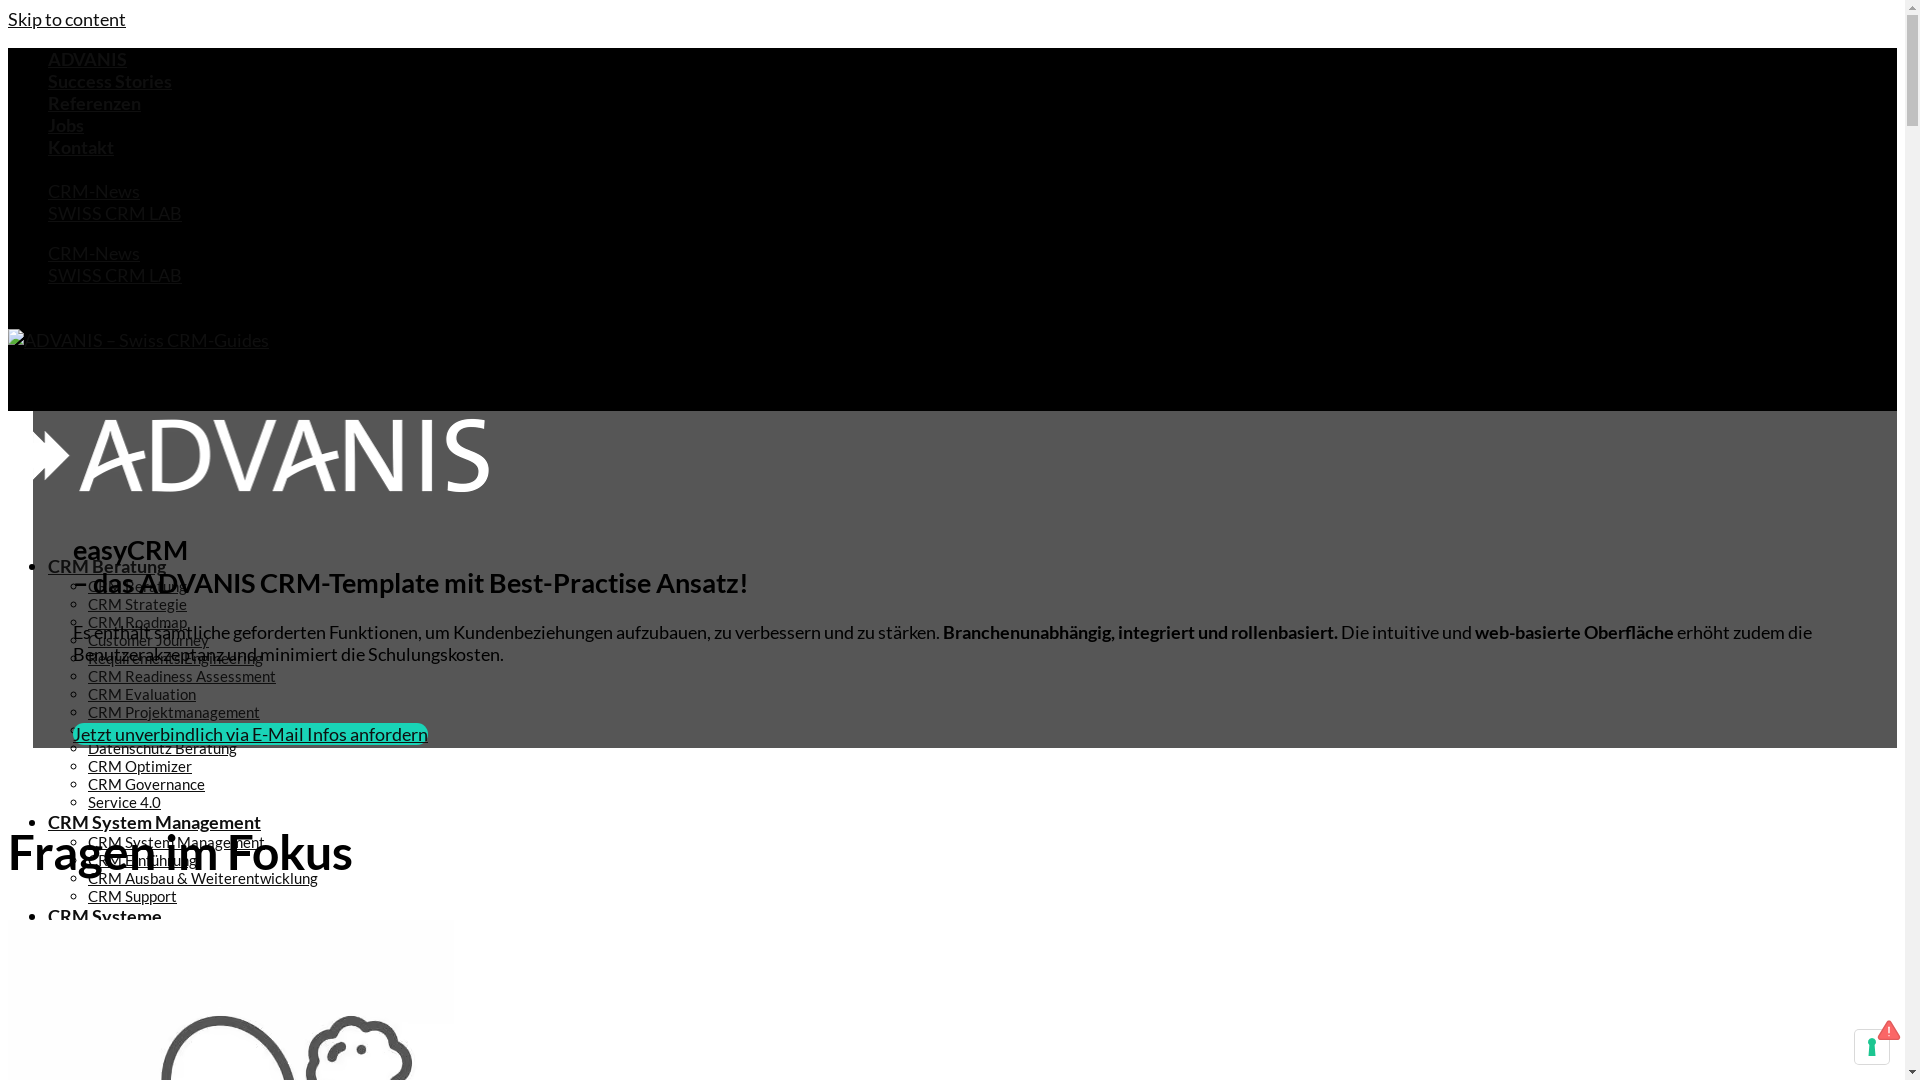  What do you see at coordinates (228, 1060) in the screenshot?
I see `'Microsoft Dynamics 365 Sales'` at bounding box center [228, 1060].